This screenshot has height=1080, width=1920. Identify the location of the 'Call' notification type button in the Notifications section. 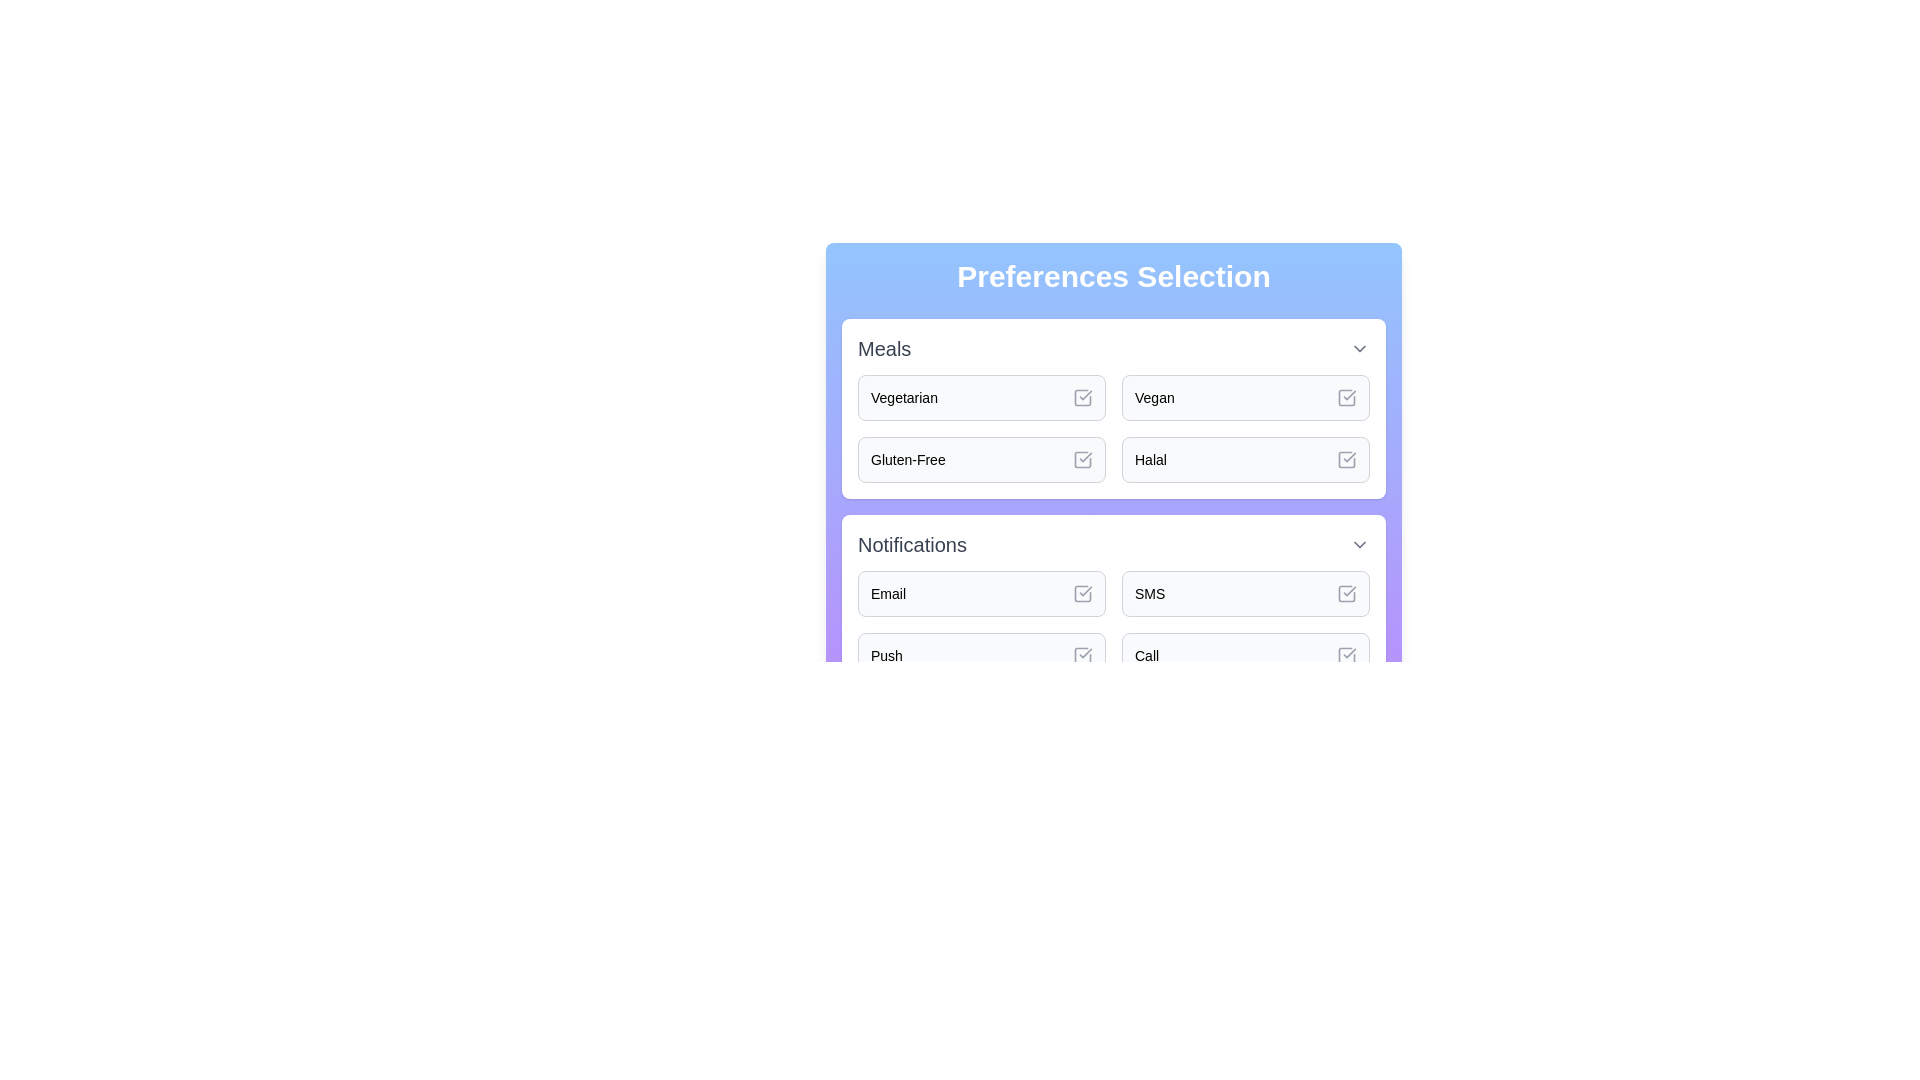
(1245, 655).